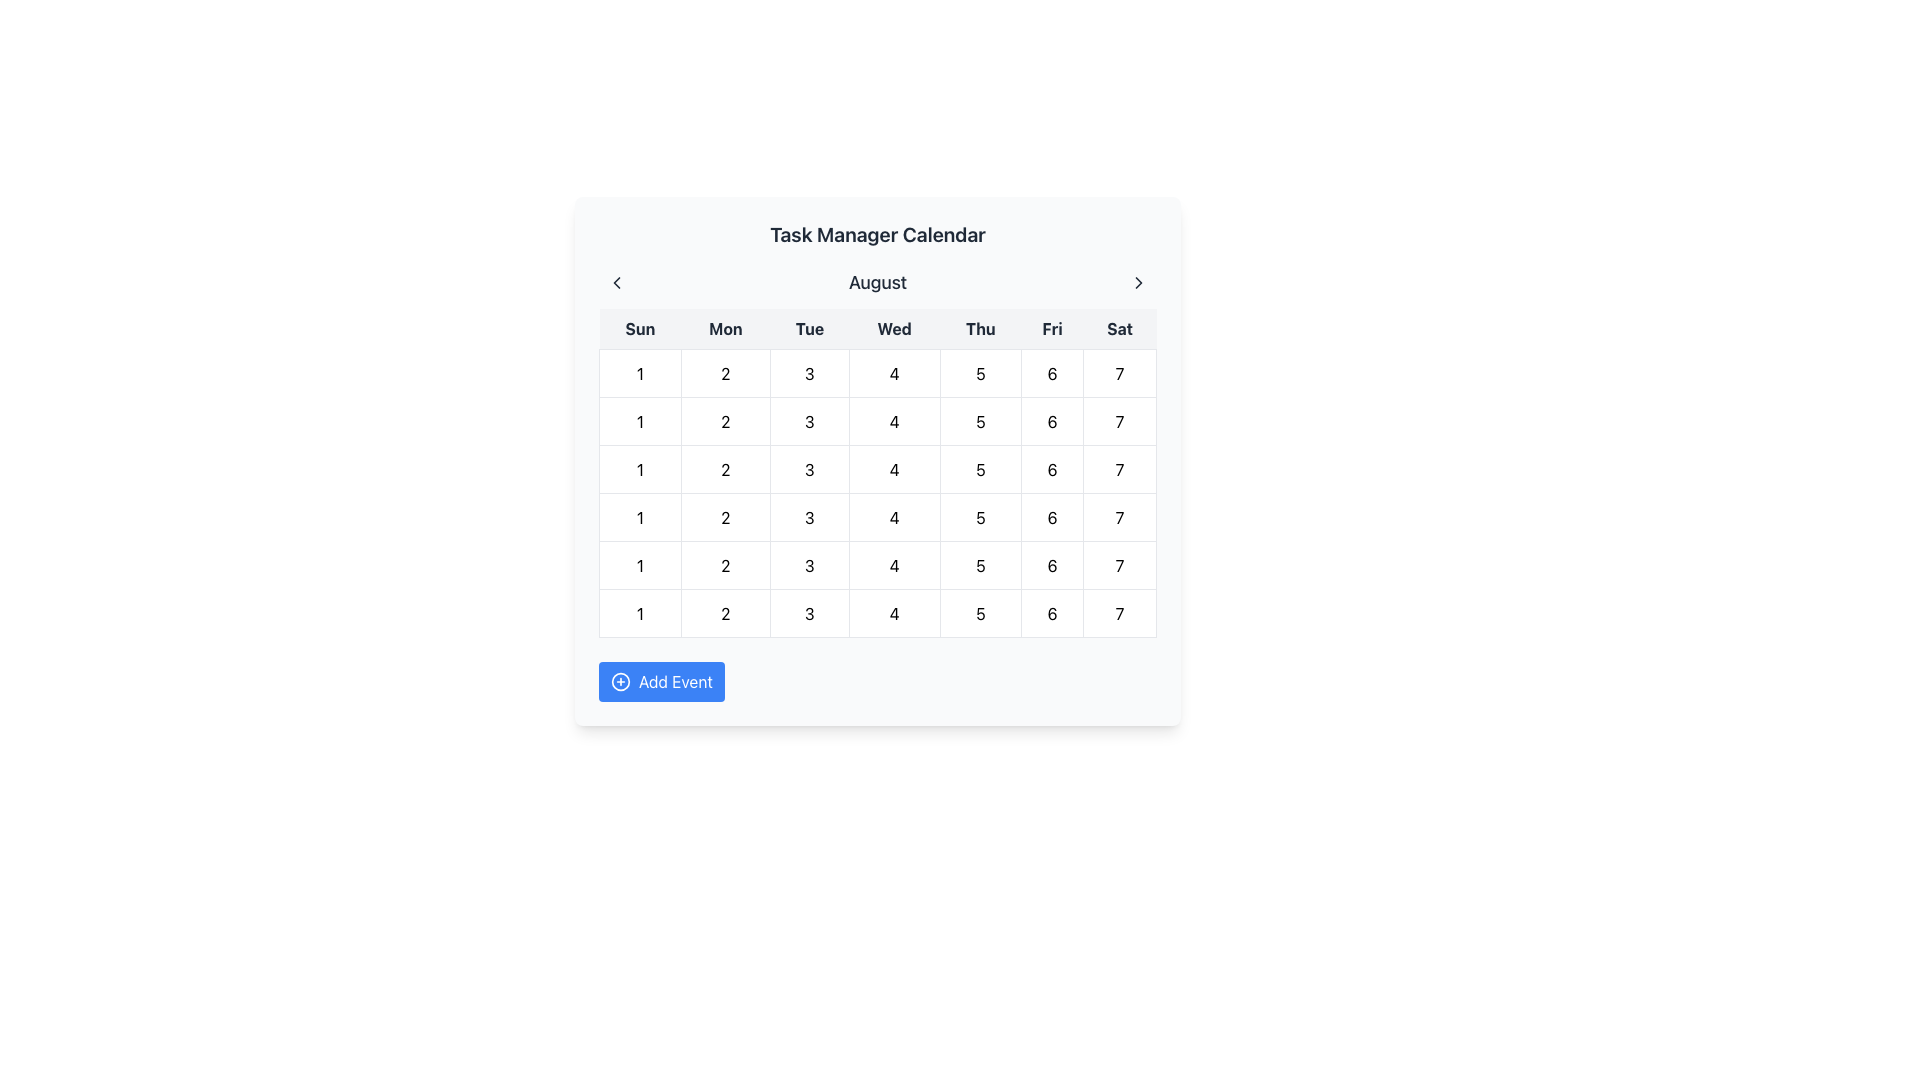 Image resolution: width=1920 pixels, height=1080 pixels. What do you see at coordinates (980, 516) in the screenshot?
I see `the grid cell representing the date '5' in the calendar view, located in the fourth column under 'Thu'` at bounding box center [980, 516].